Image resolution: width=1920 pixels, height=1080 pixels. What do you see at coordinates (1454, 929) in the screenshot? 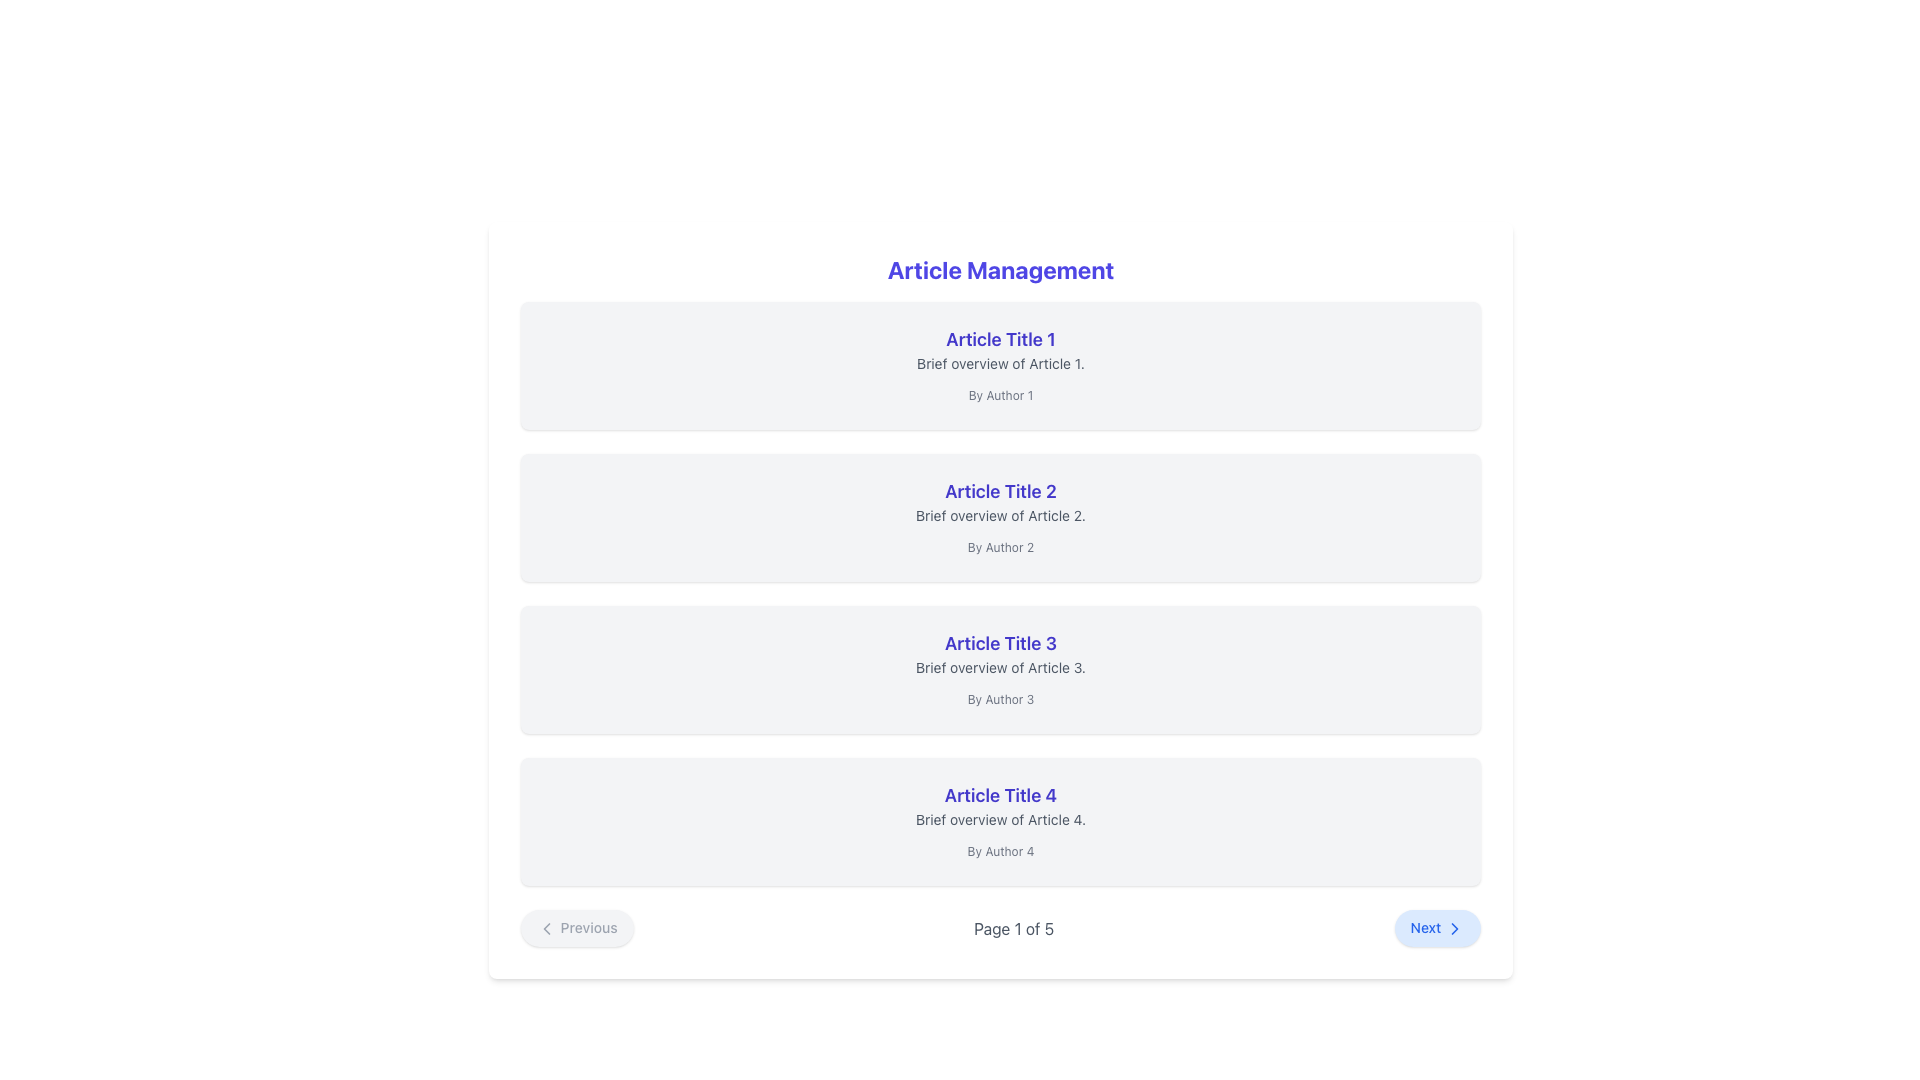
I see `the Right-arrow icon located immediately to the right of the 'Next' button in the bottom-right corner of the page` at bounding box center [1454, 929].